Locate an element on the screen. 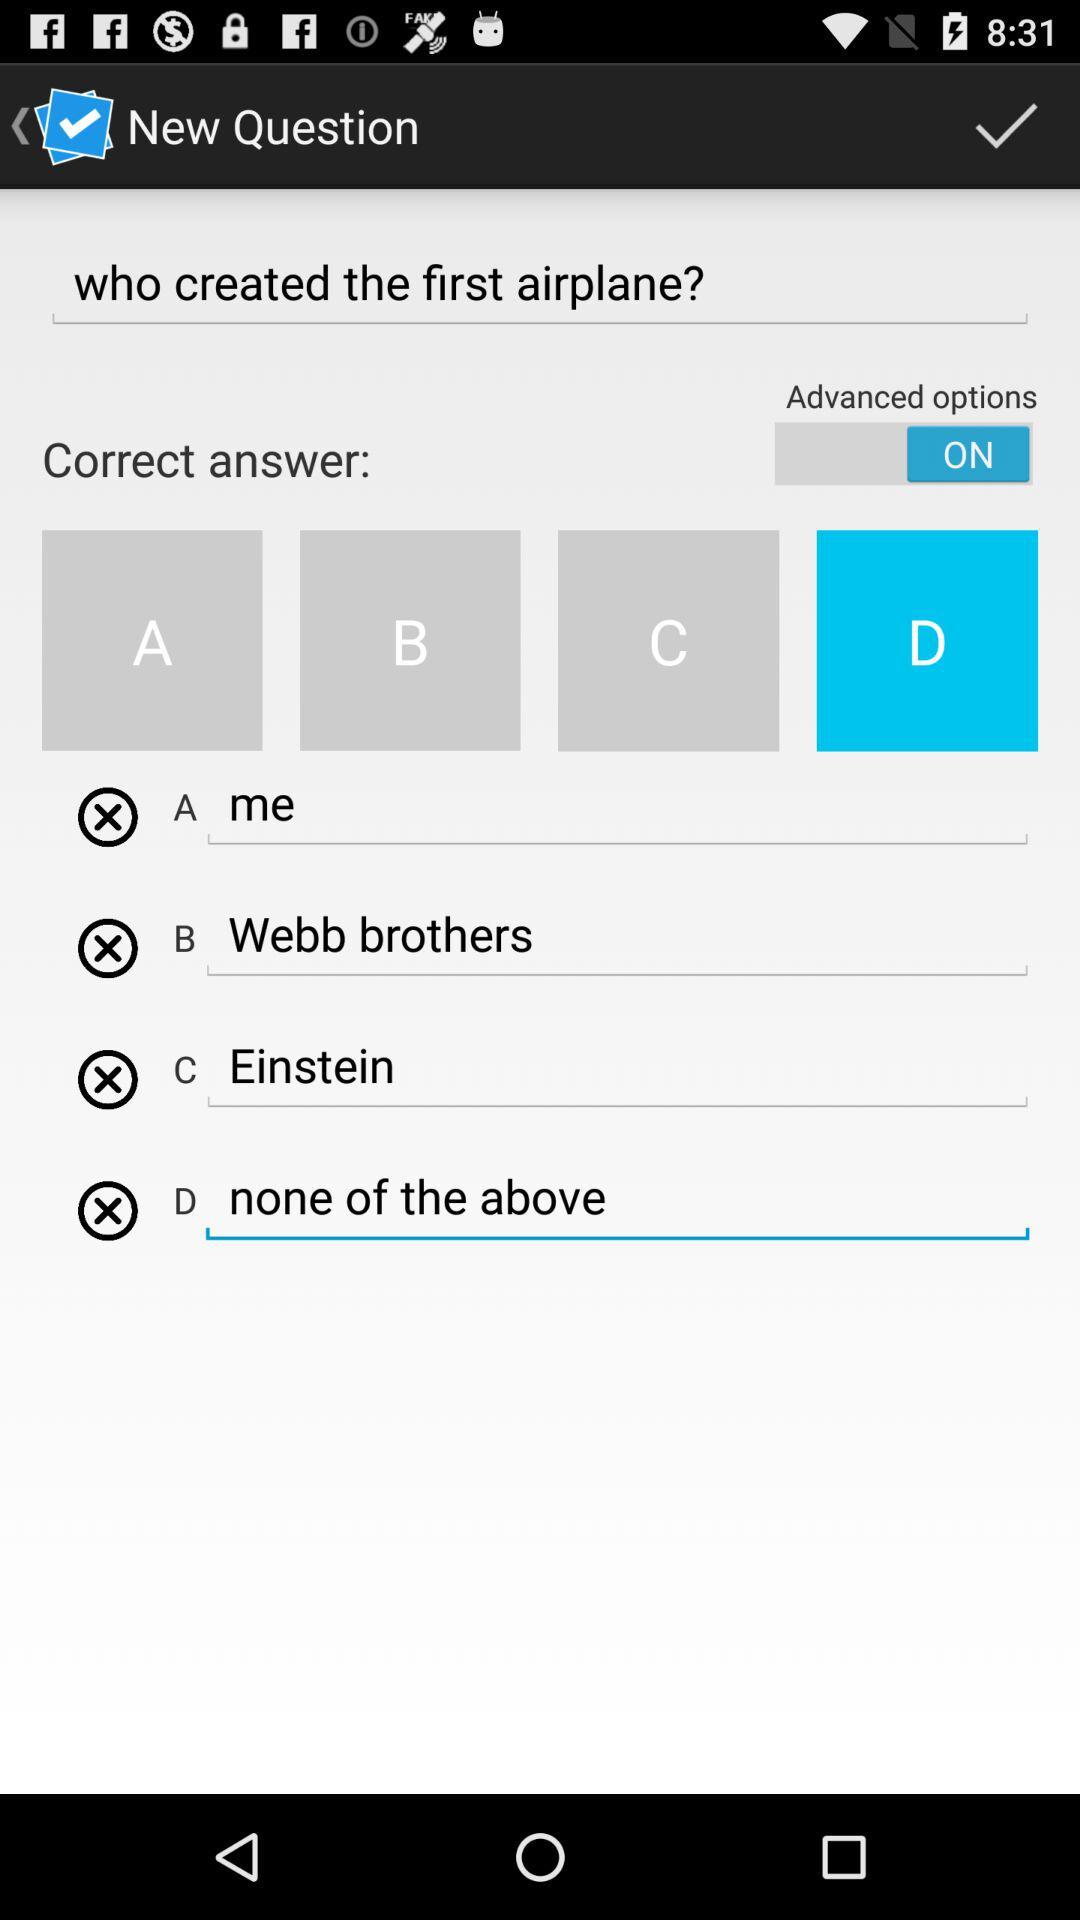  remove option is located at coordinates (107, 947).